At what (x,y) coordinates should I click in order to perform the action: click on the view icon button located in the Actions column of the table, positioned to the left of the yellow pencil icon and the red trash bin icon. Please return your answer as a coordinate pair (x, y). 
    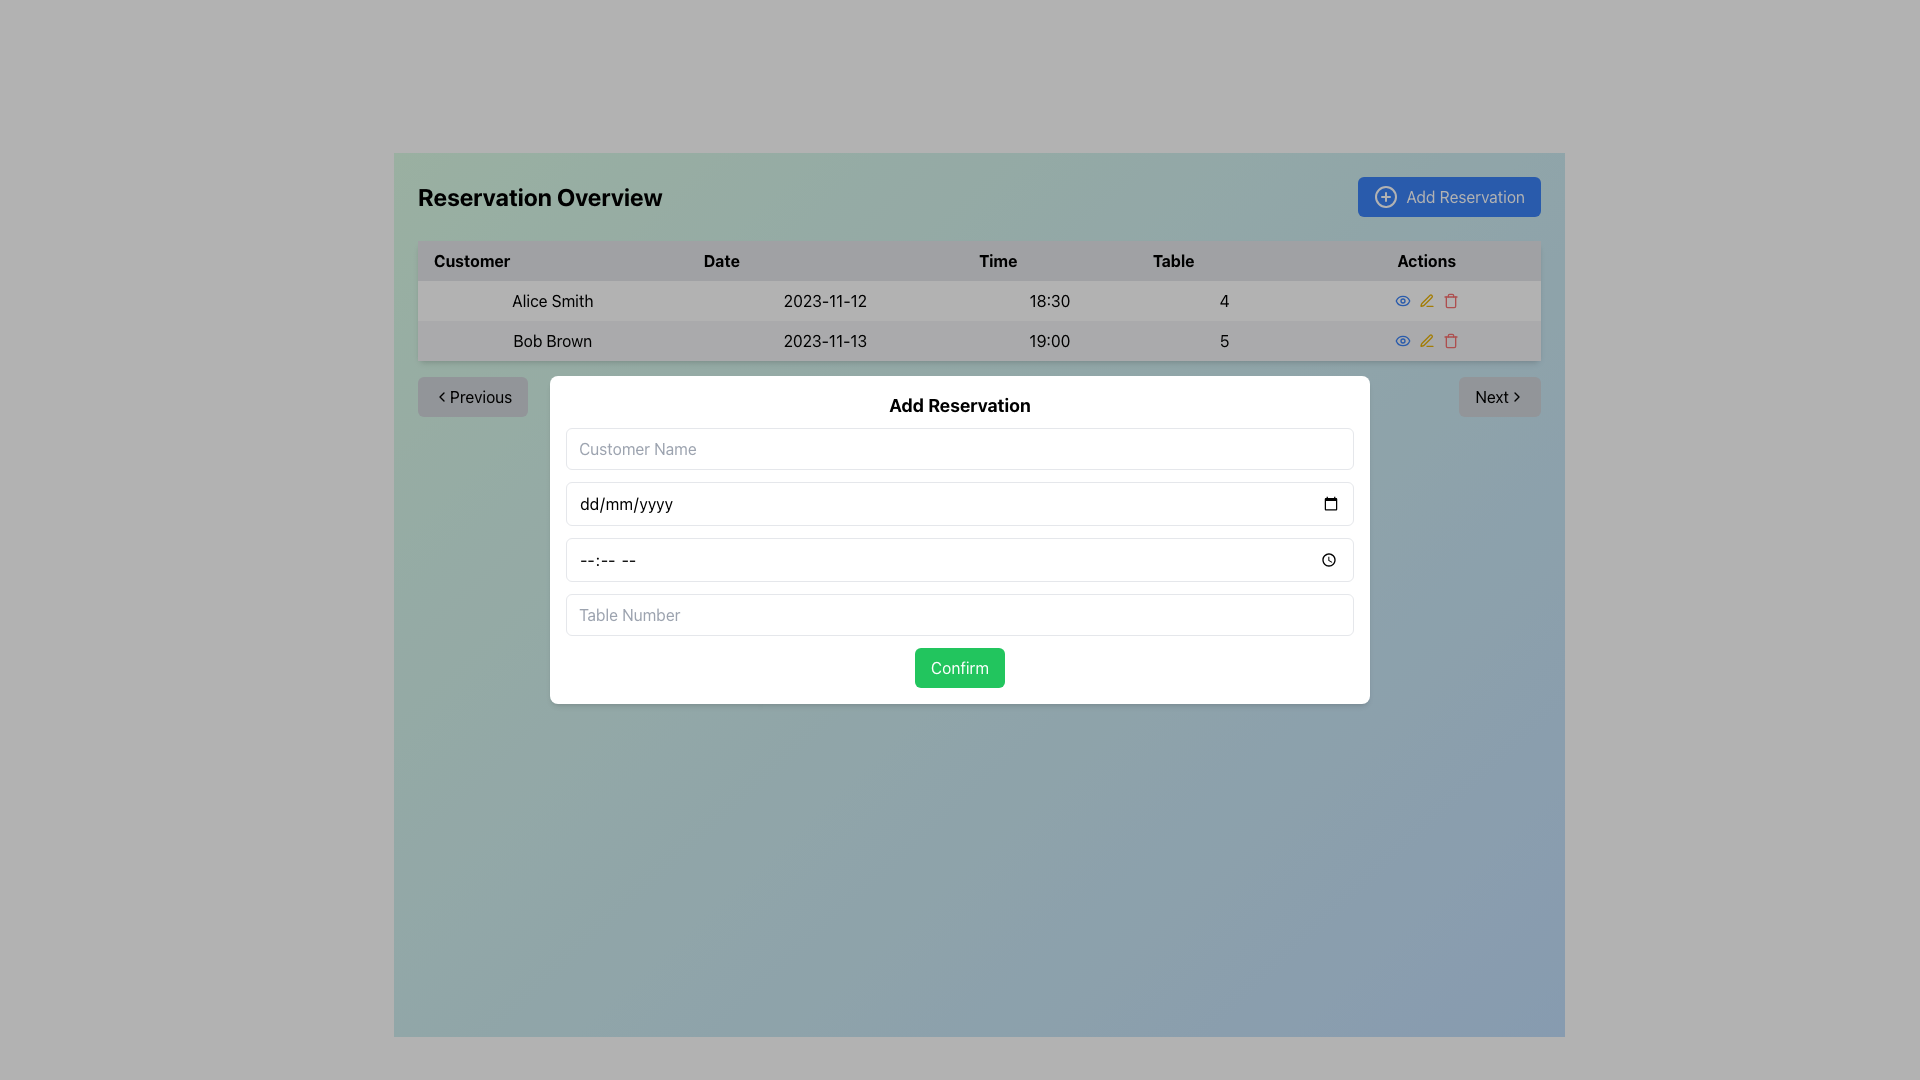
    Looking at the image, I should click on (1401, 300).